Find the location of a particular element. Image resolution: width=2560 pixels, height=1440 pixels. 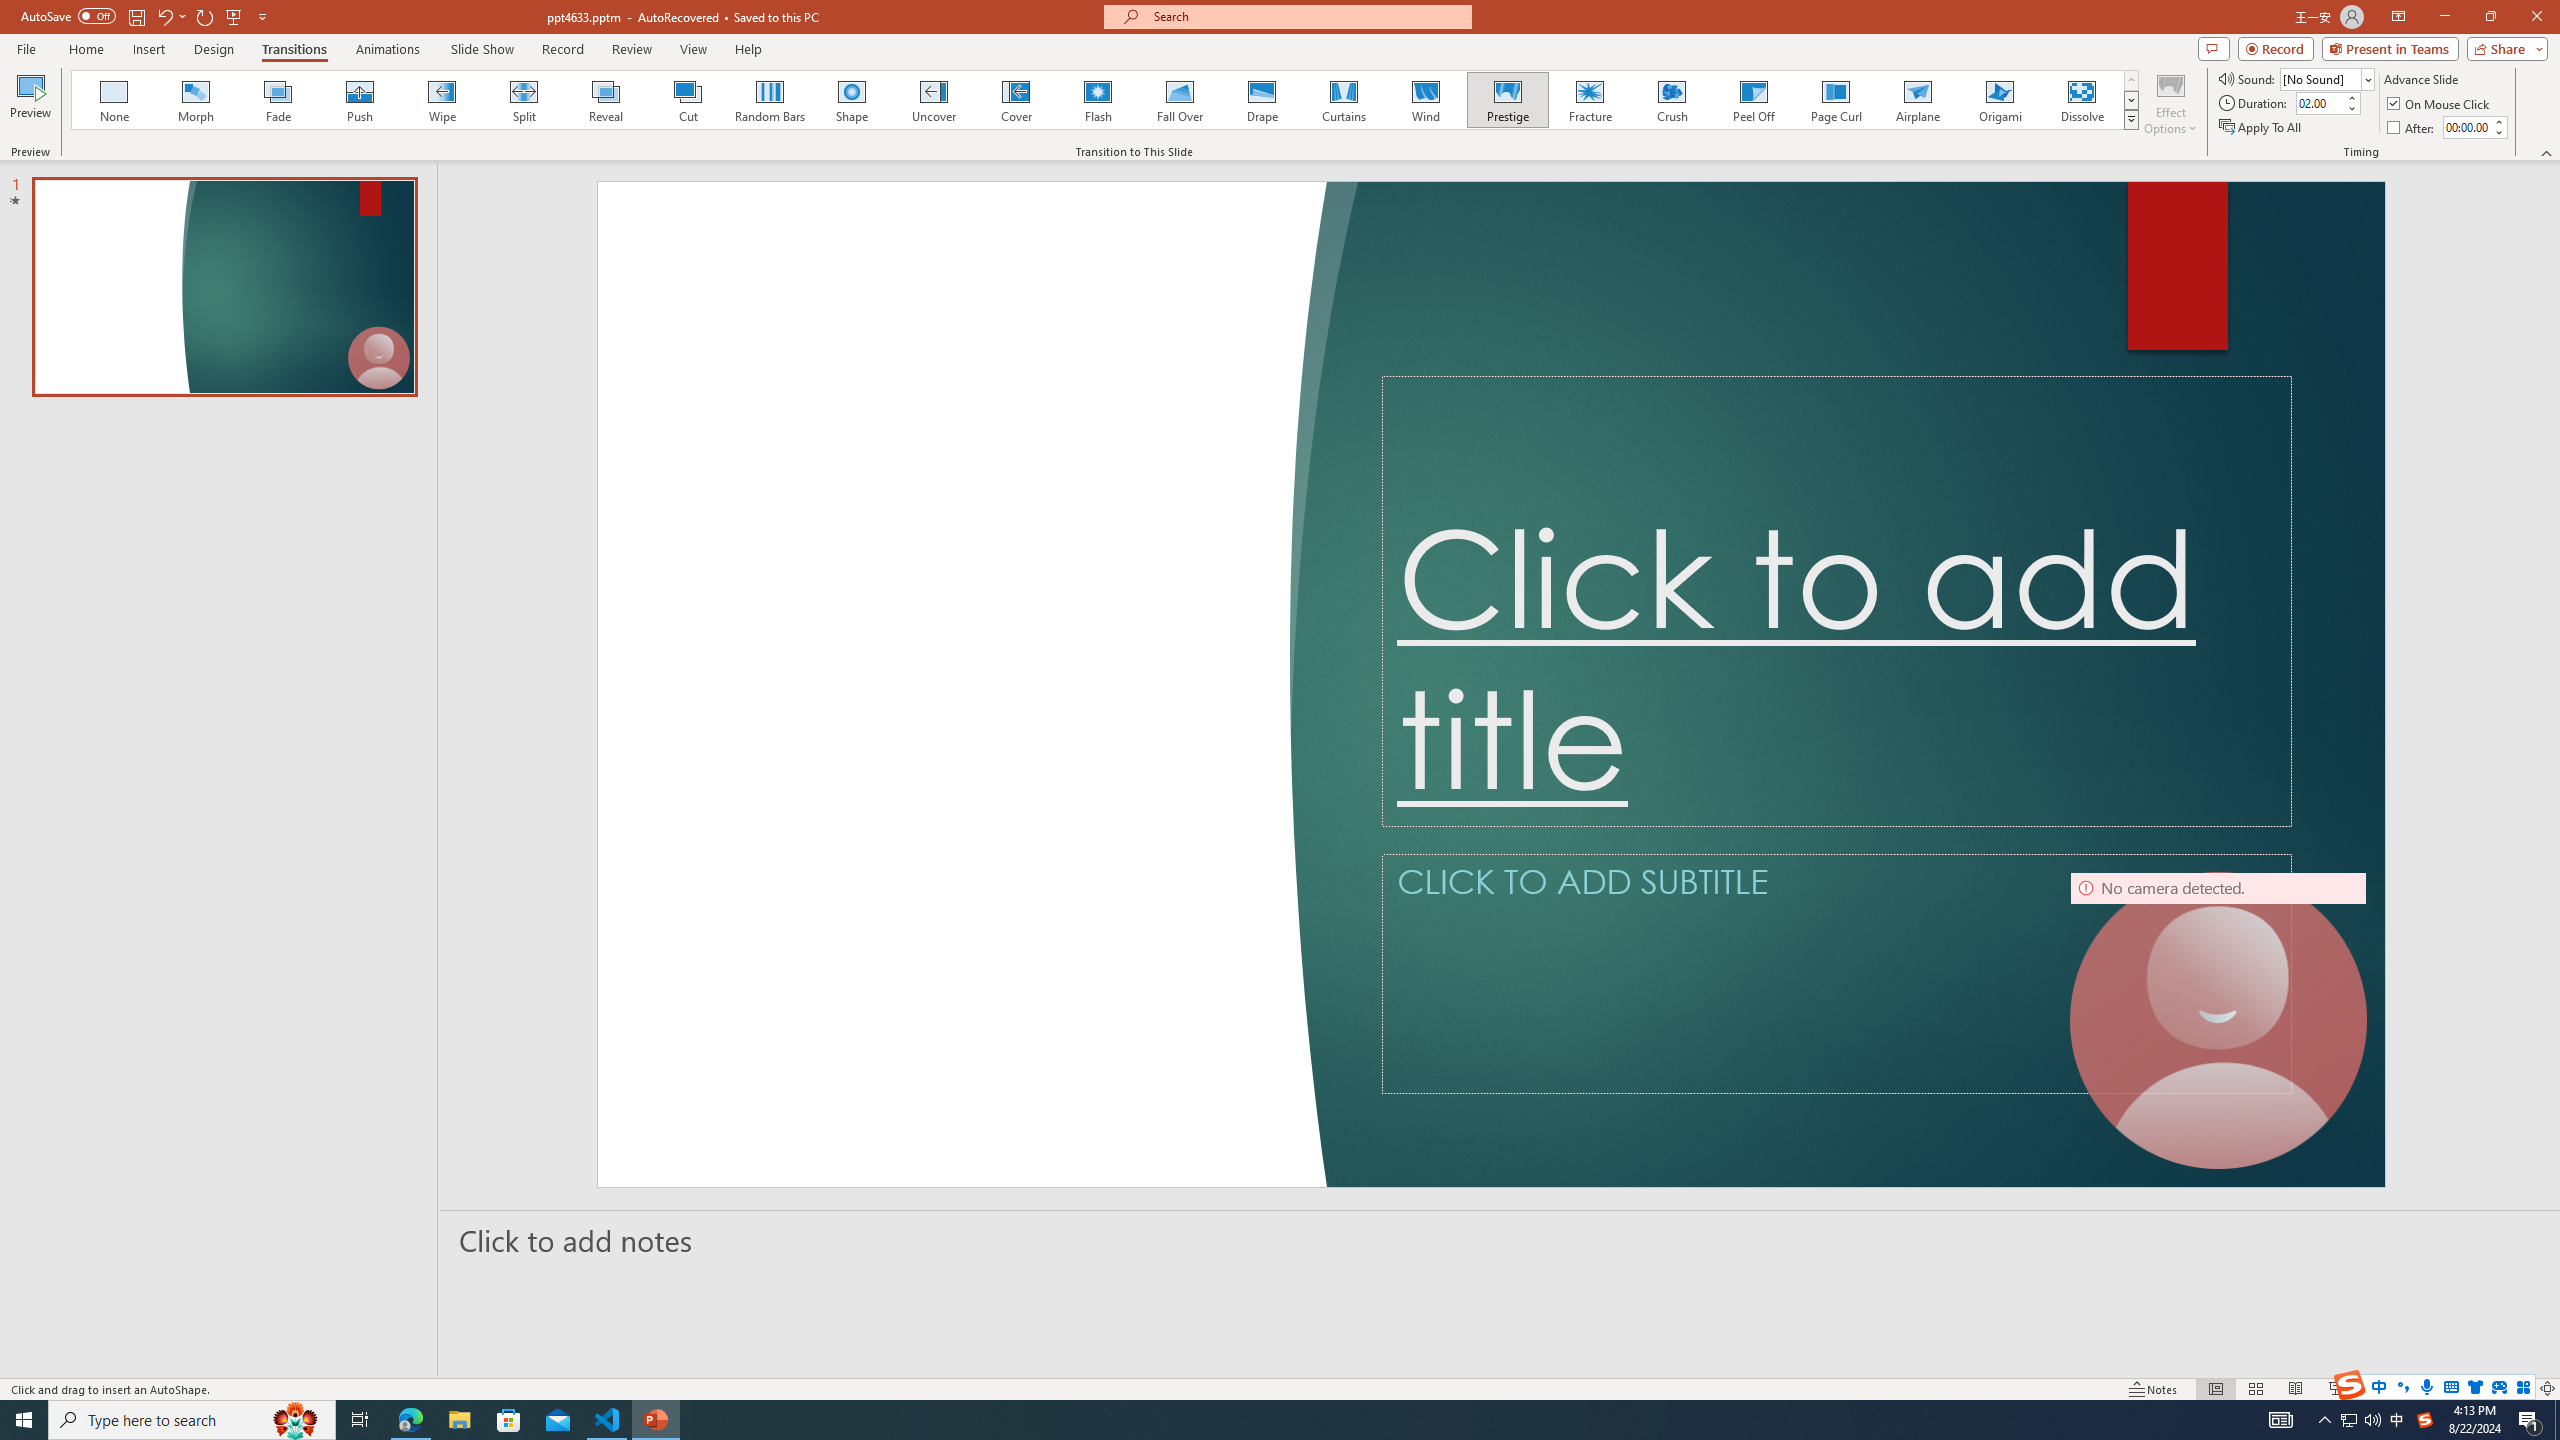

'Shape' is located at coordinates (851, 99).